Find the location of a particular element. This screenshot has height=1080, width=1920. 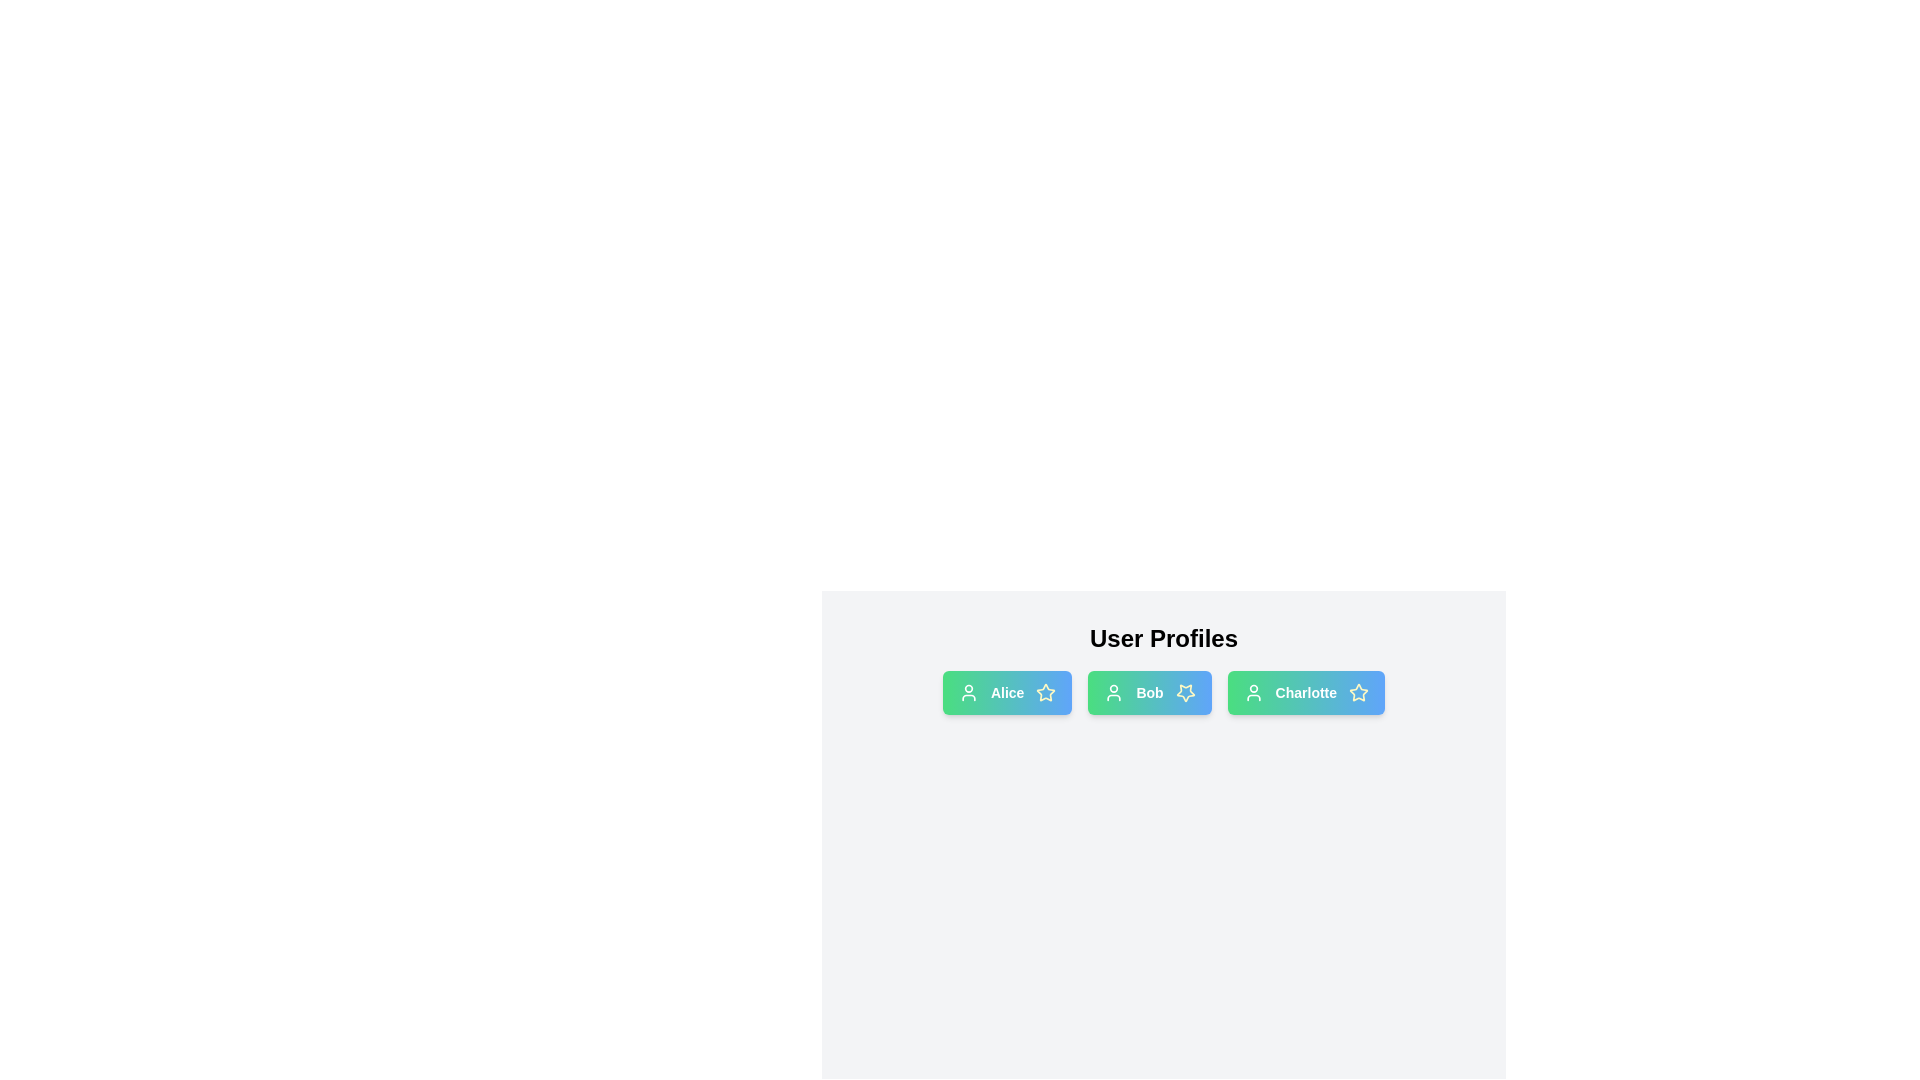

the star icon of Alice to toggle their follow status is located at coordinates (1045, 692).